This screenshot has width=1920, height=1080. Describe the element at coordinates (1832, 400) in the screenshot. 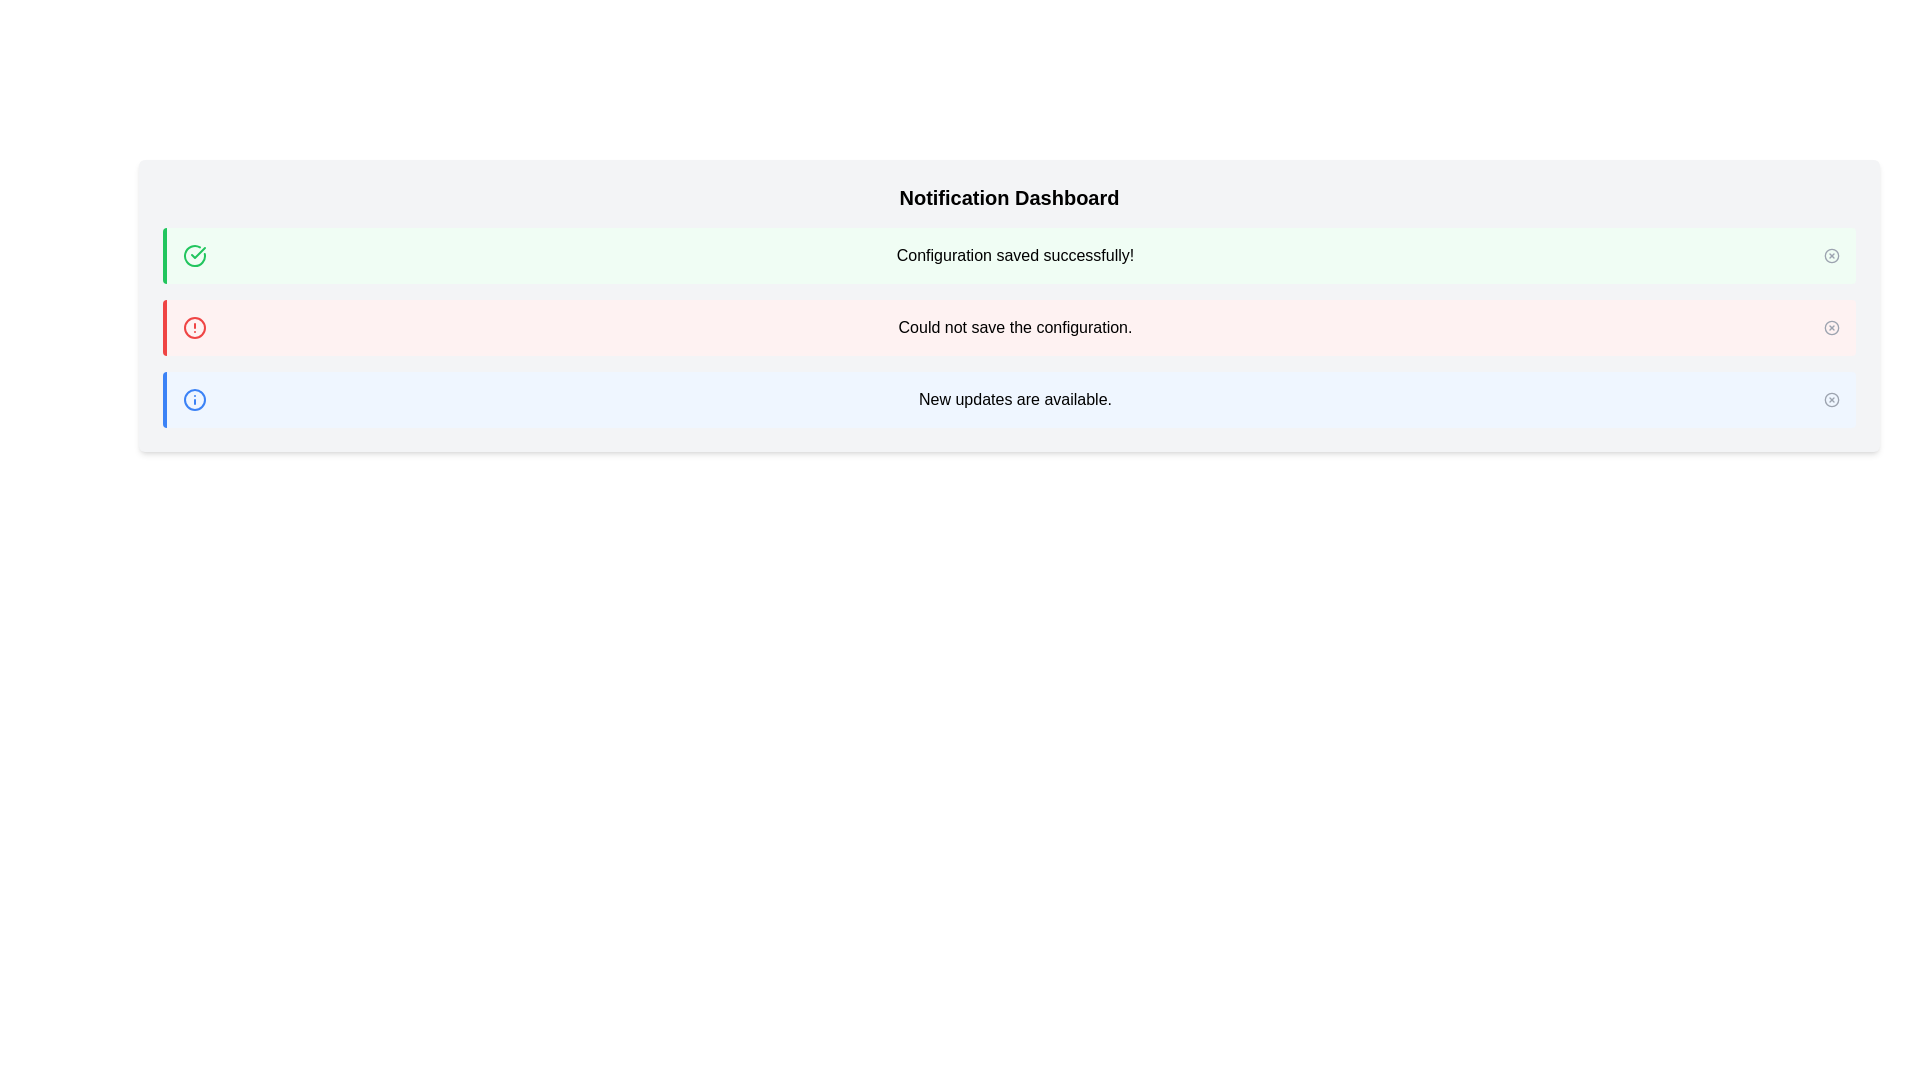

I see `the circular graphical element located within the larger square icon on the right end of the blue notification bar that indicates 'New updates are available.'` at that location.